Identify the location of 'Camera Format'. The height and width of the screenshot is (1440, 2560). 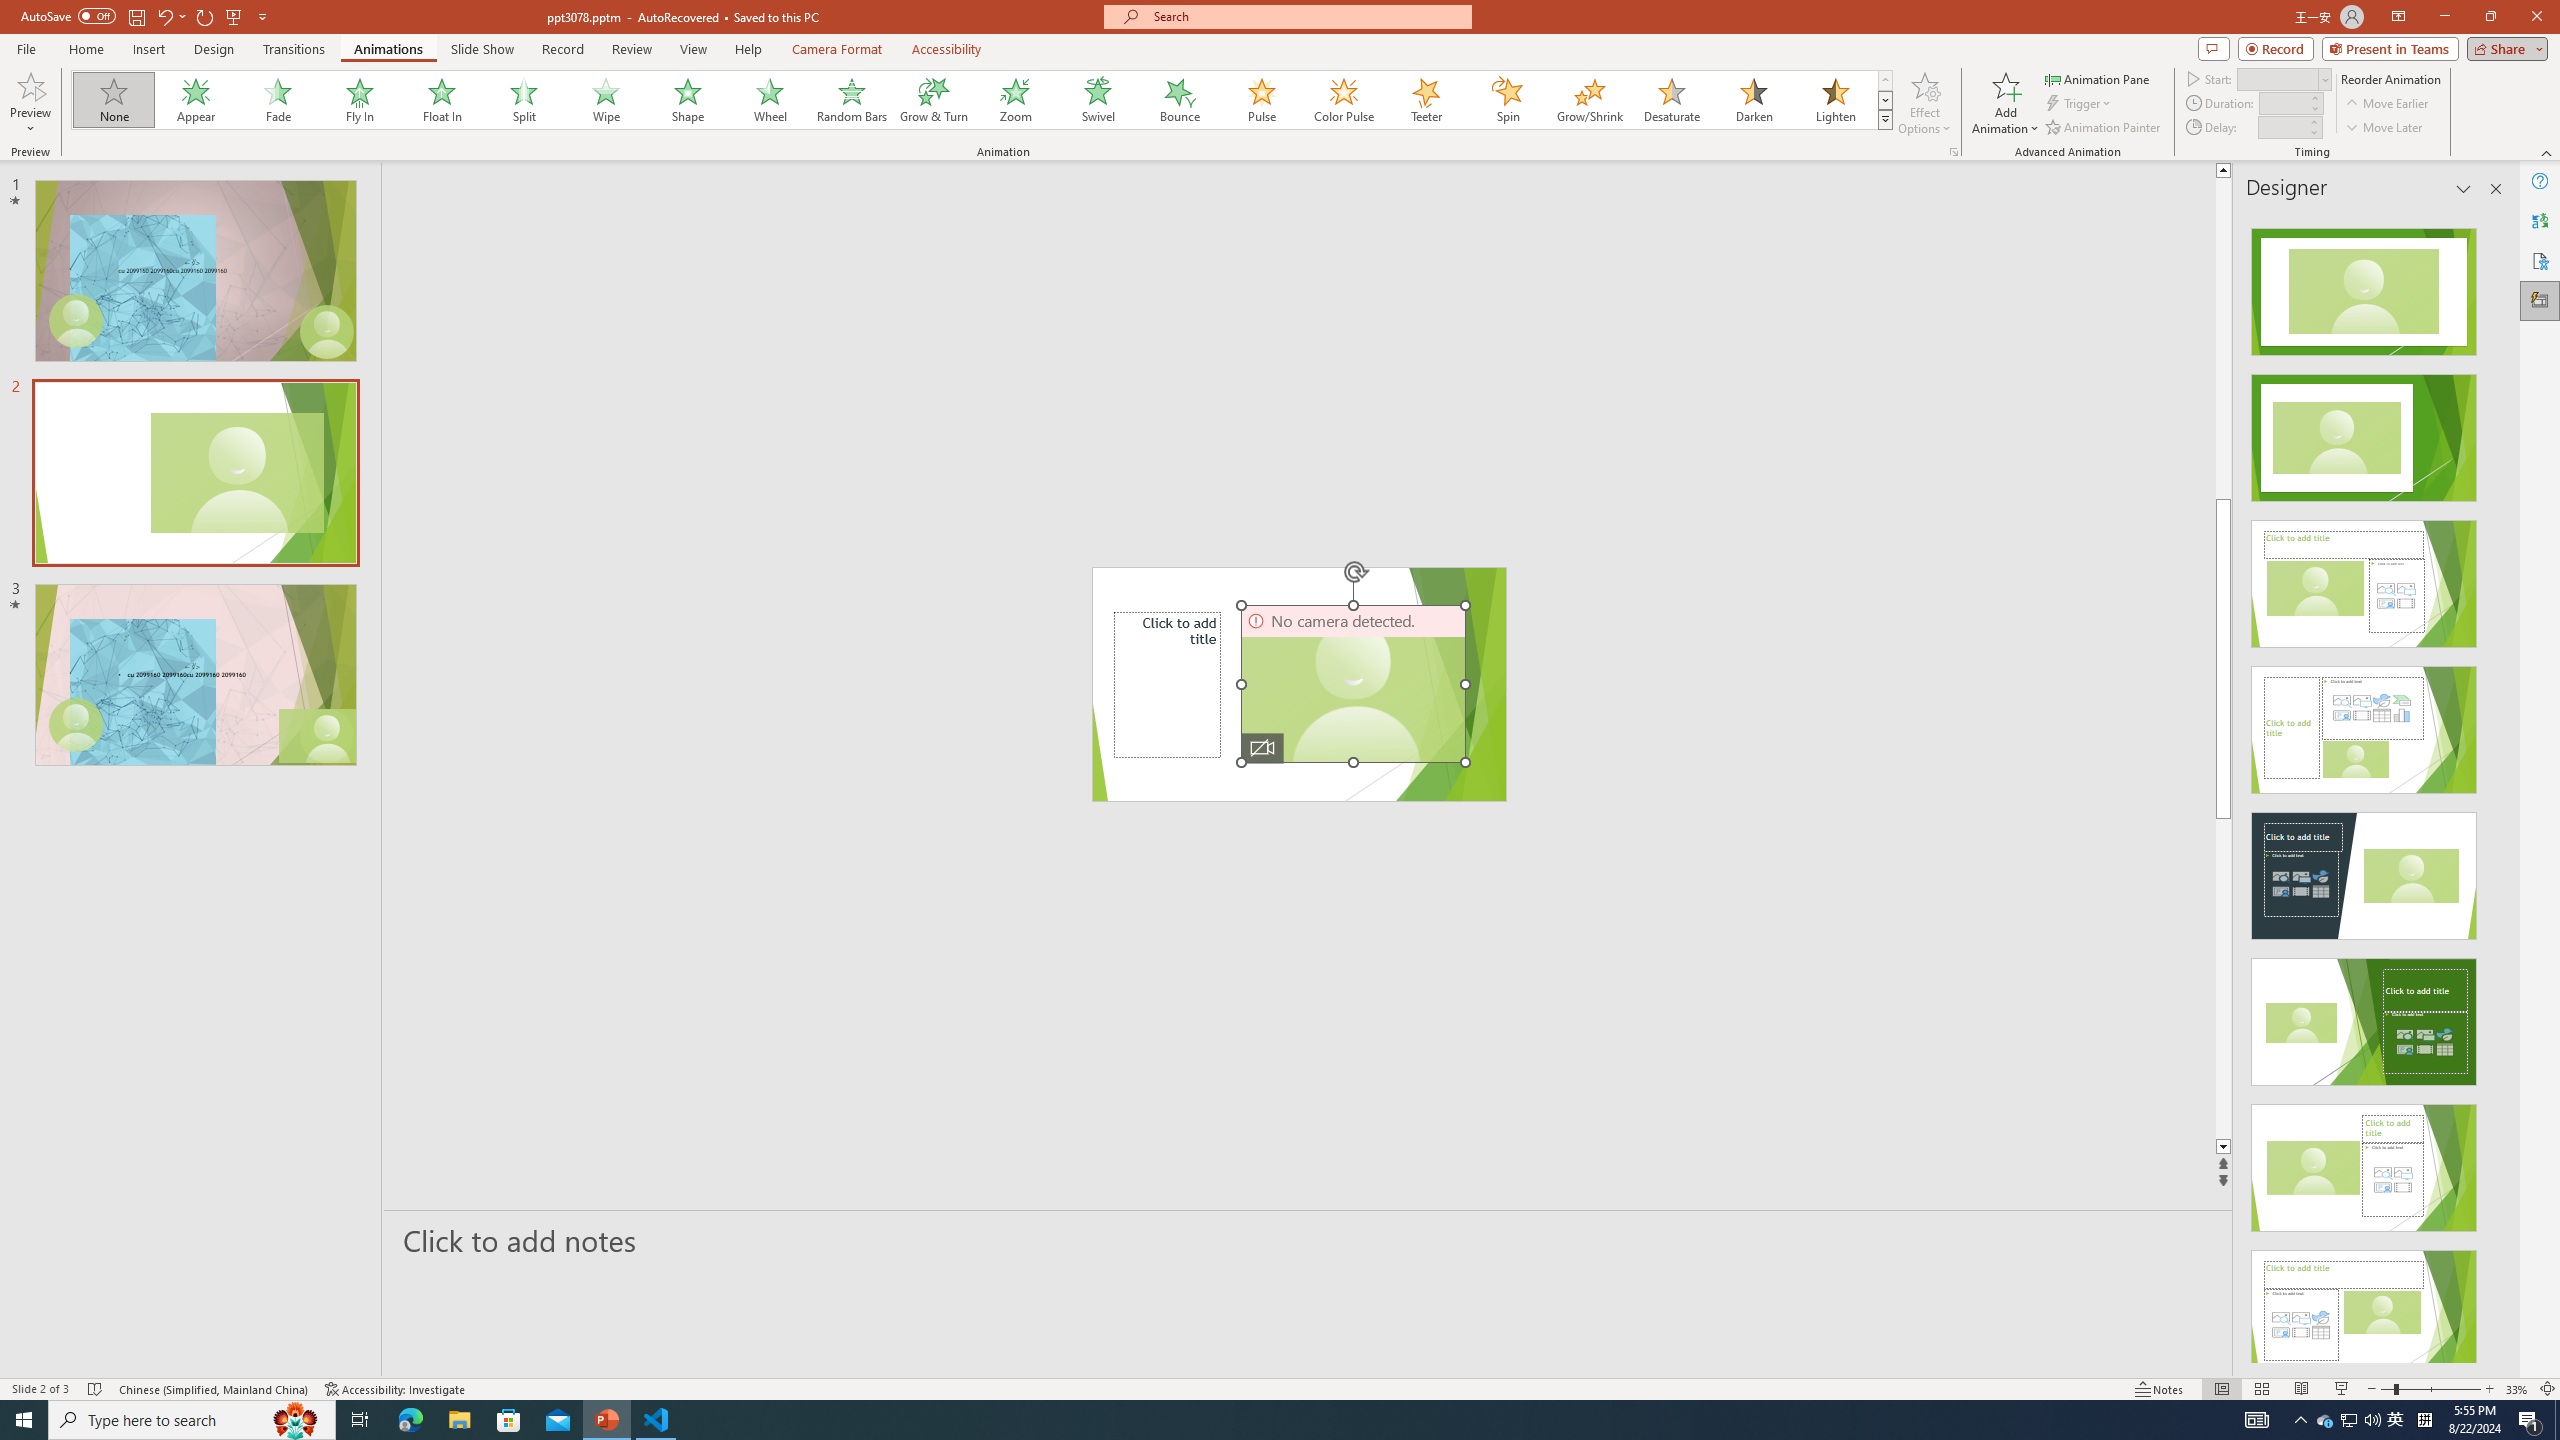
(836, 49).